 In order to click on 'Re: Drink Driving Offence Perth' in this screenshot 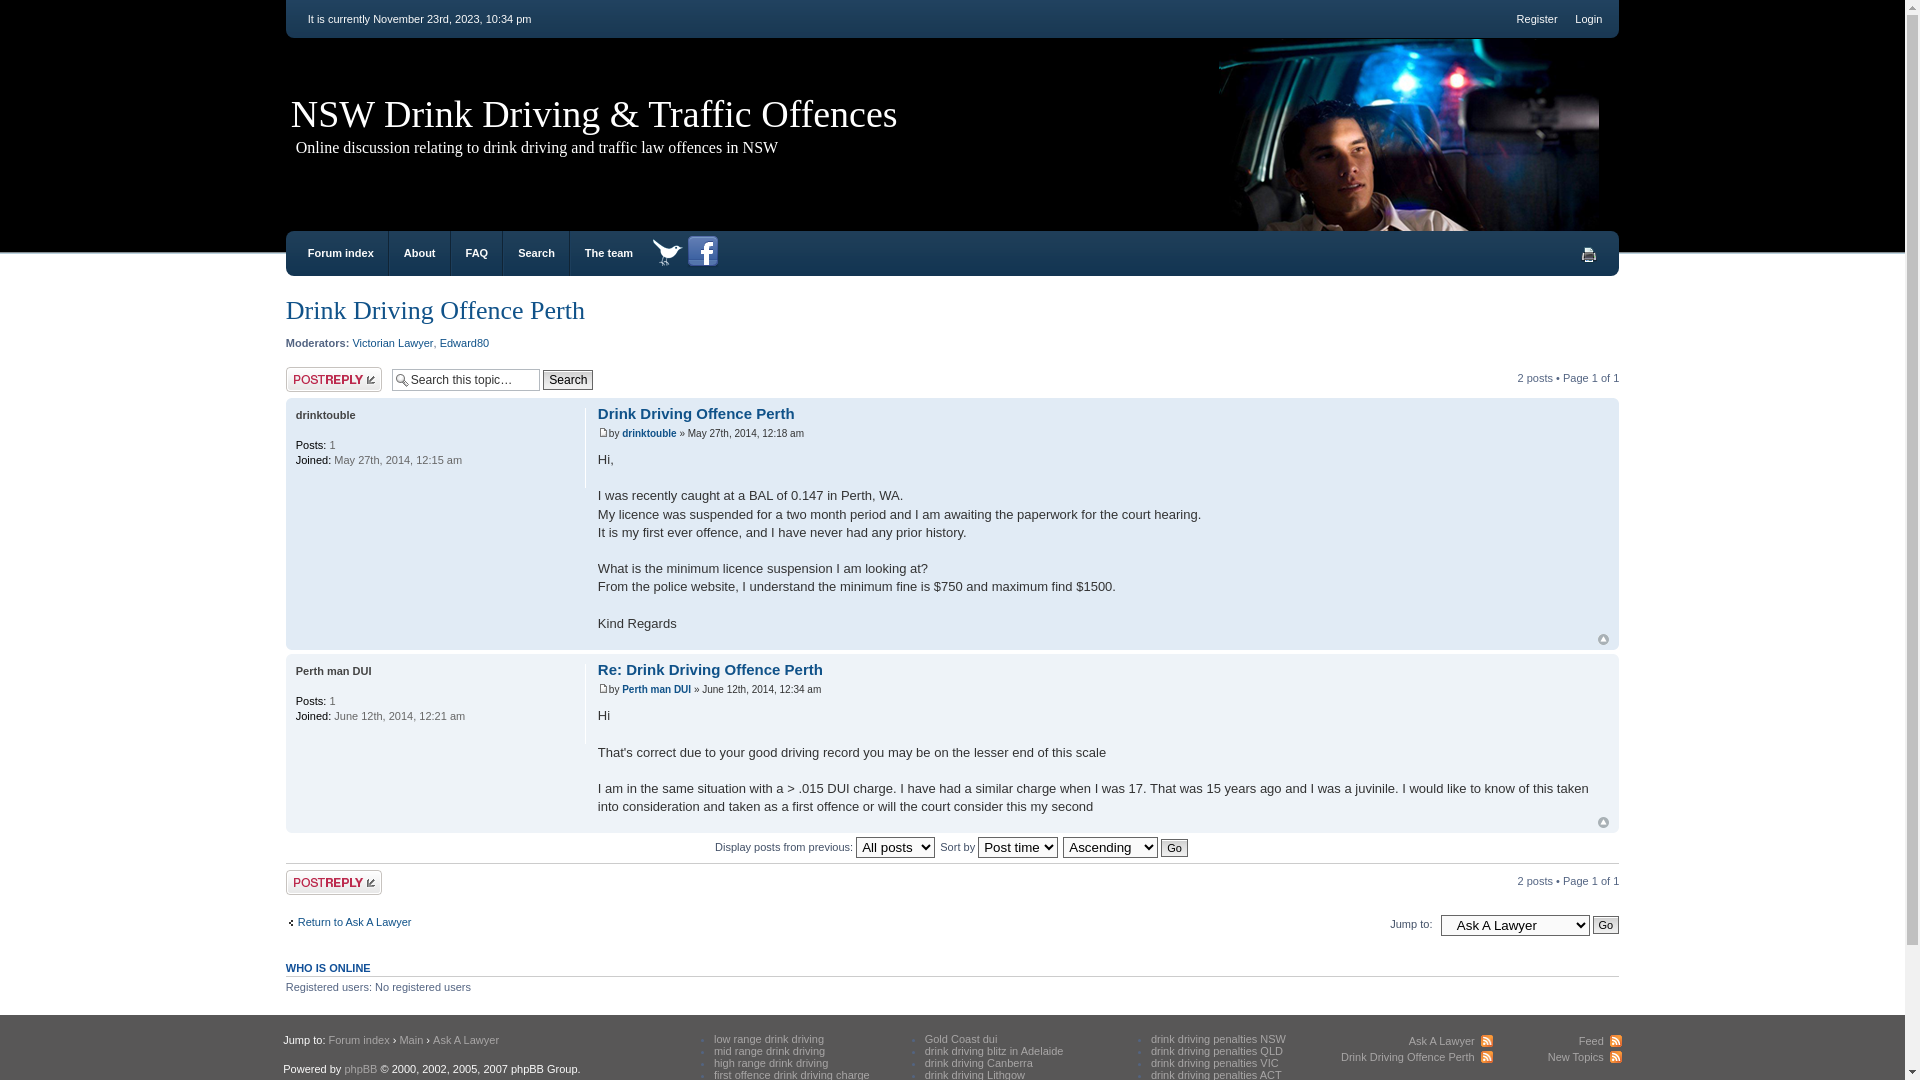, I will do `click(710, 669)`.